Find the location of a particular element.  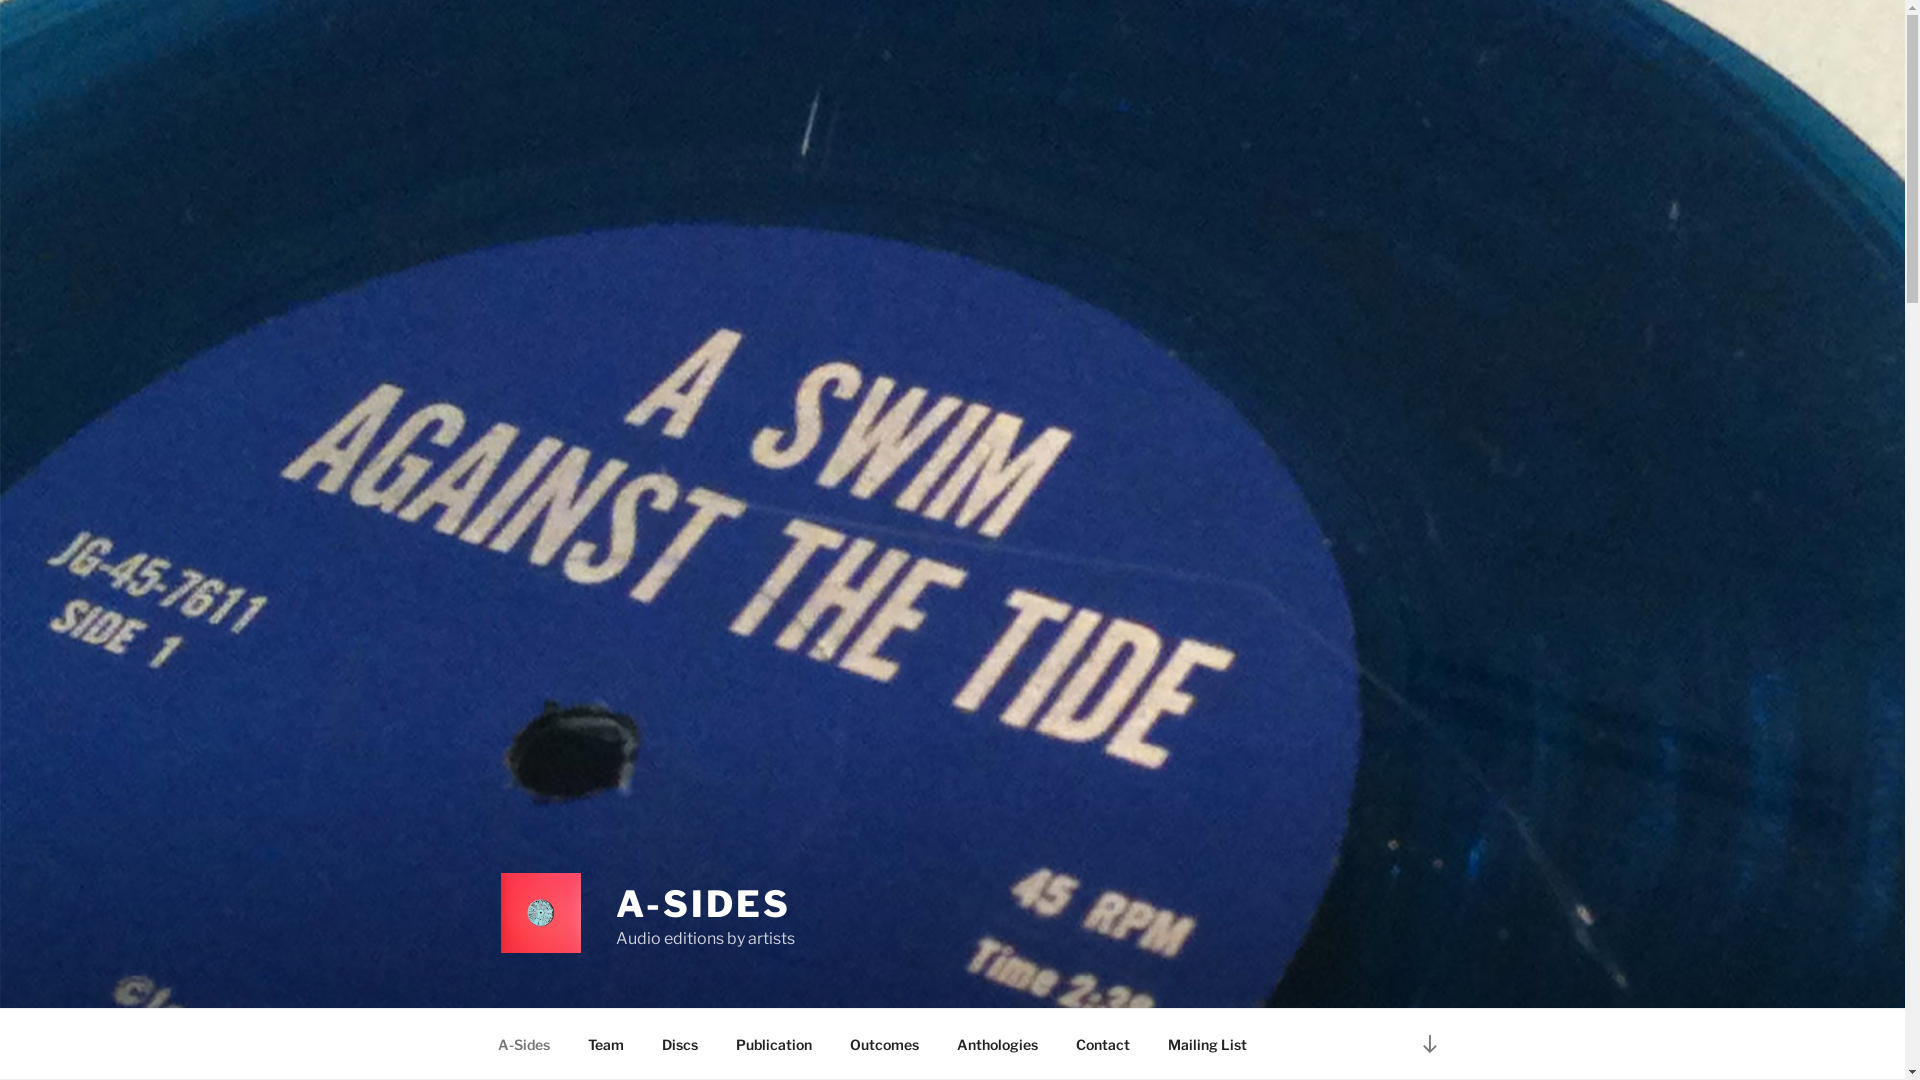

'Scroll down to content' is located at coordinates (1428, 1042).